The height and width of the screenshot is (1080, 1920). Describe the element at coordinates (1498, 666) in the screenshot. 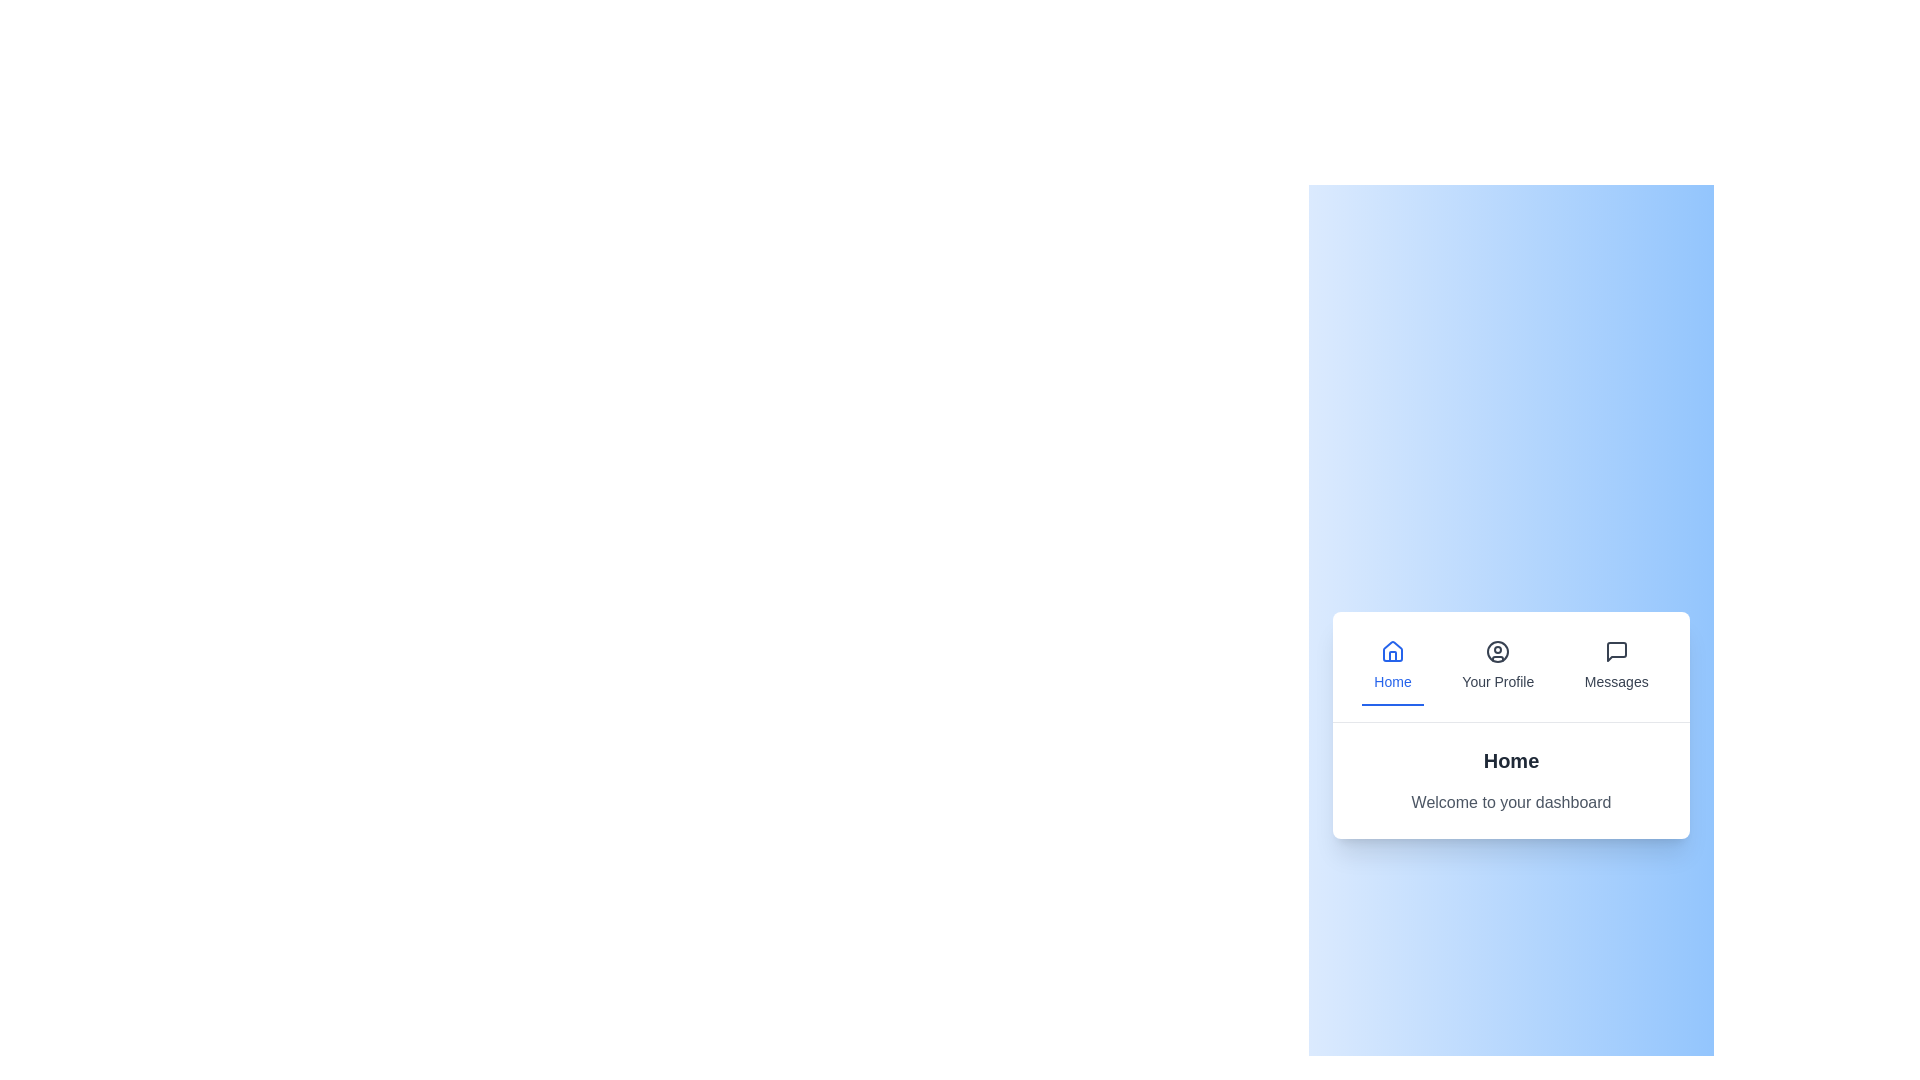

I see `the tab labeled Your Profile` at that location.